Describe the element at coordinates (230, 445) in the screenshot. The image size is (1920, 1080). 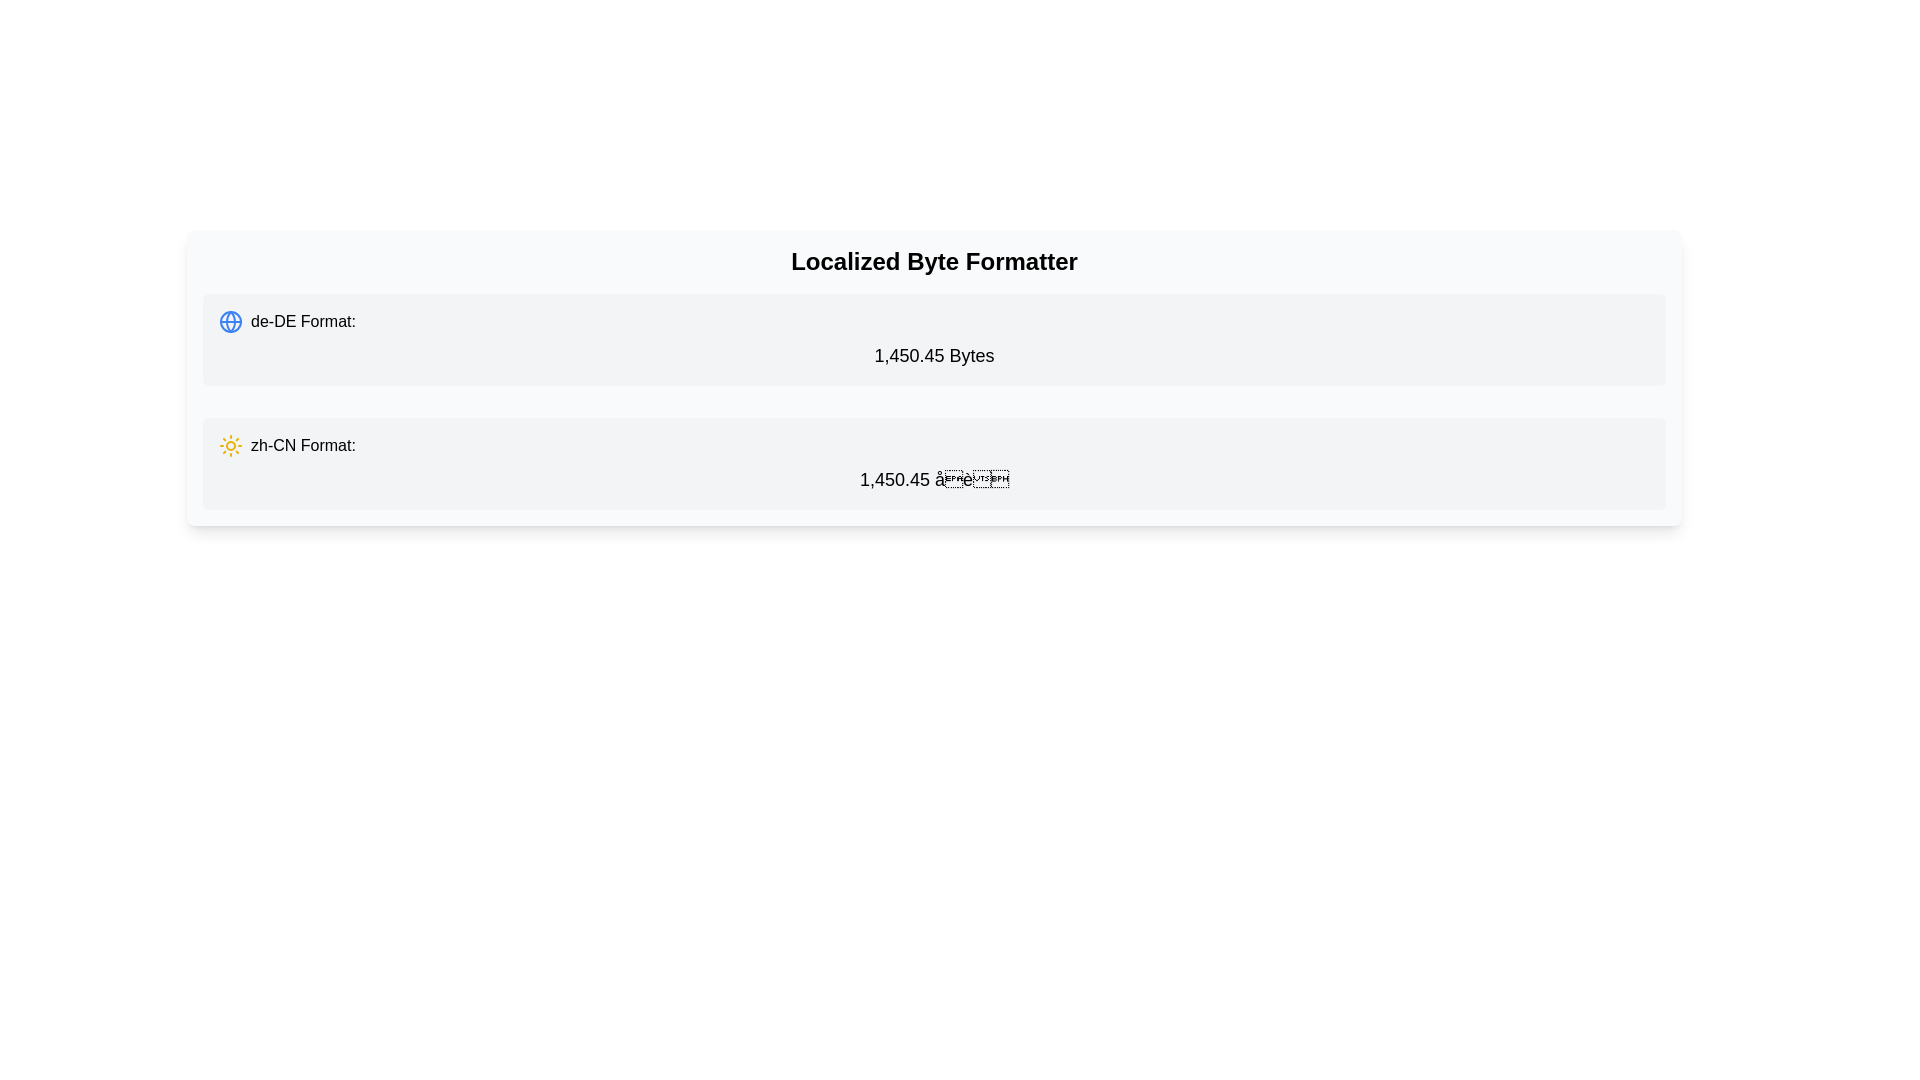
I see `the sunlight or brightness icon located to the left of the text 'zh-CN Format:' in the second row of the list` at that location.